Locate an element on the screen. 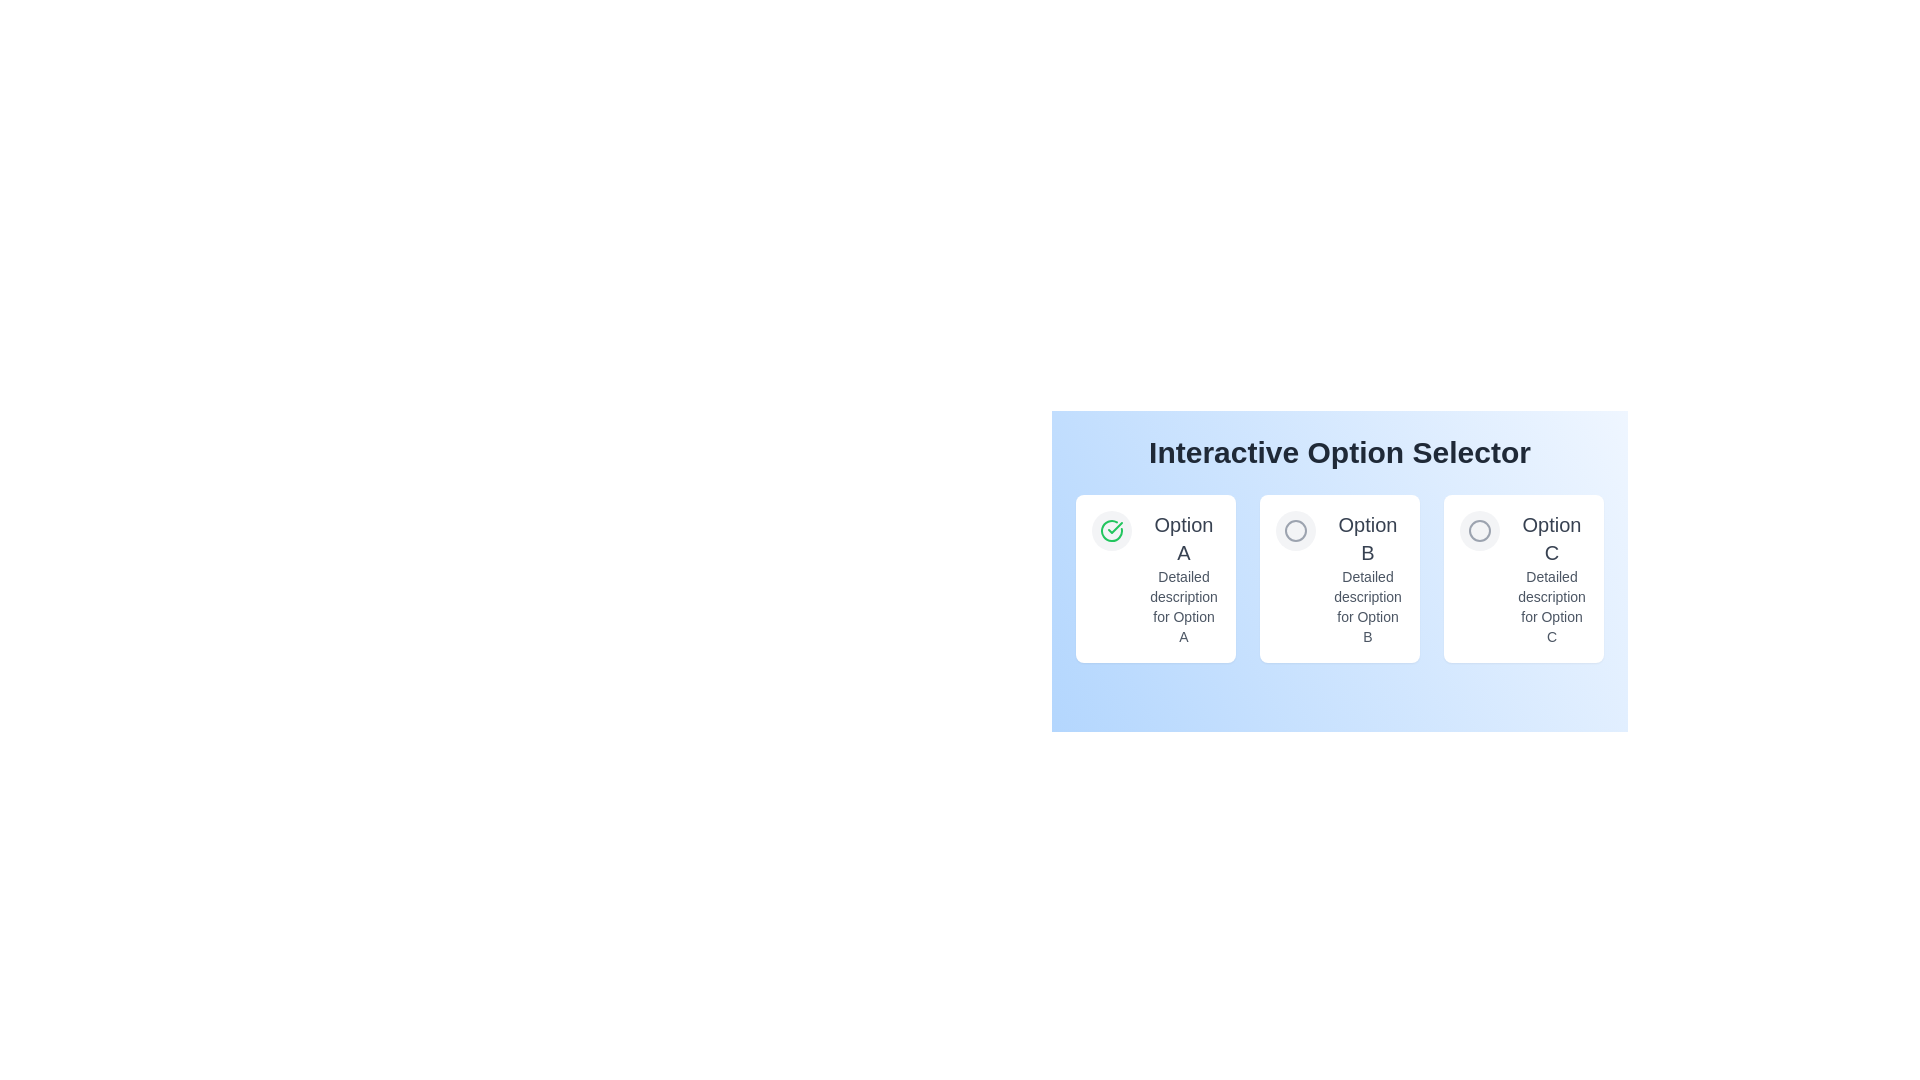 The image size is (1920, 1080). the radio button for 'Option C' is located at coordinates (1479, 530).